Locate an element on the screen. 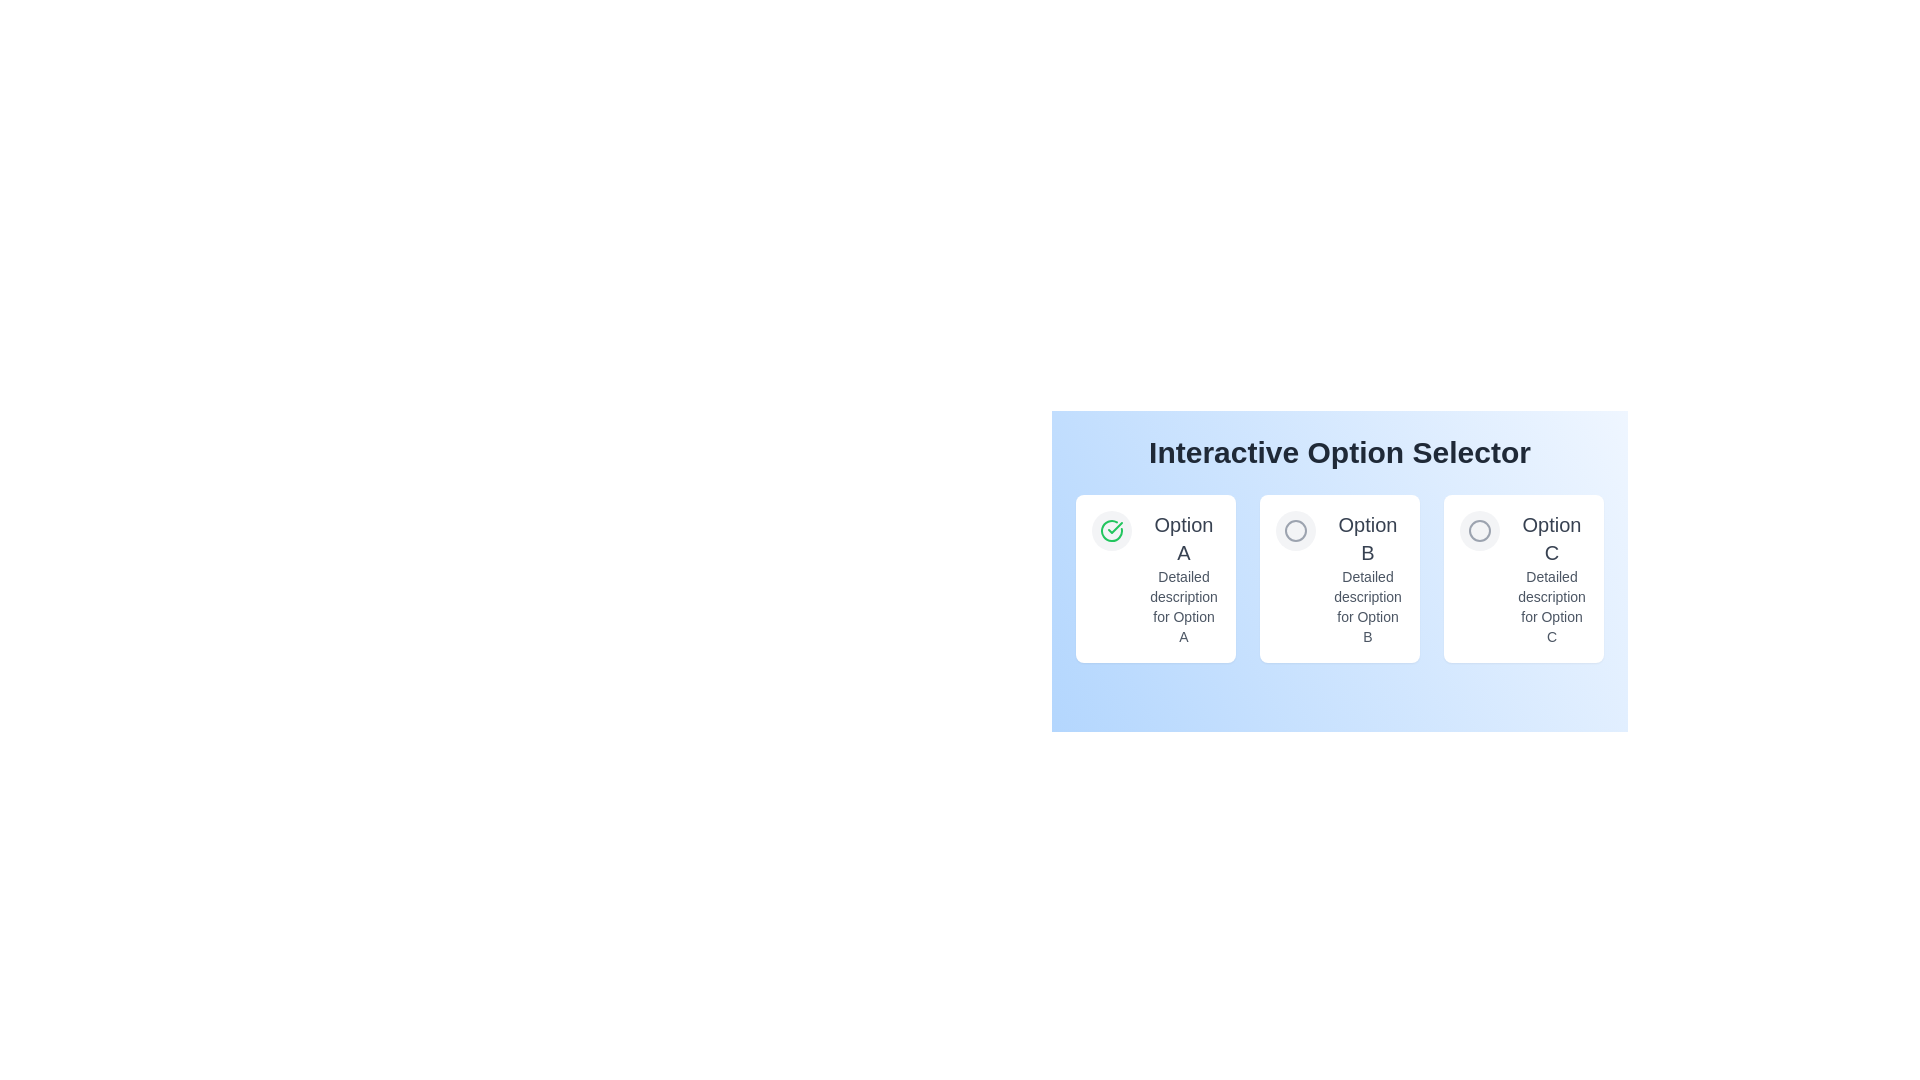 The image size is (1920, 1080). the radio button for 'Option C' is located at coordinates (1479, 530).